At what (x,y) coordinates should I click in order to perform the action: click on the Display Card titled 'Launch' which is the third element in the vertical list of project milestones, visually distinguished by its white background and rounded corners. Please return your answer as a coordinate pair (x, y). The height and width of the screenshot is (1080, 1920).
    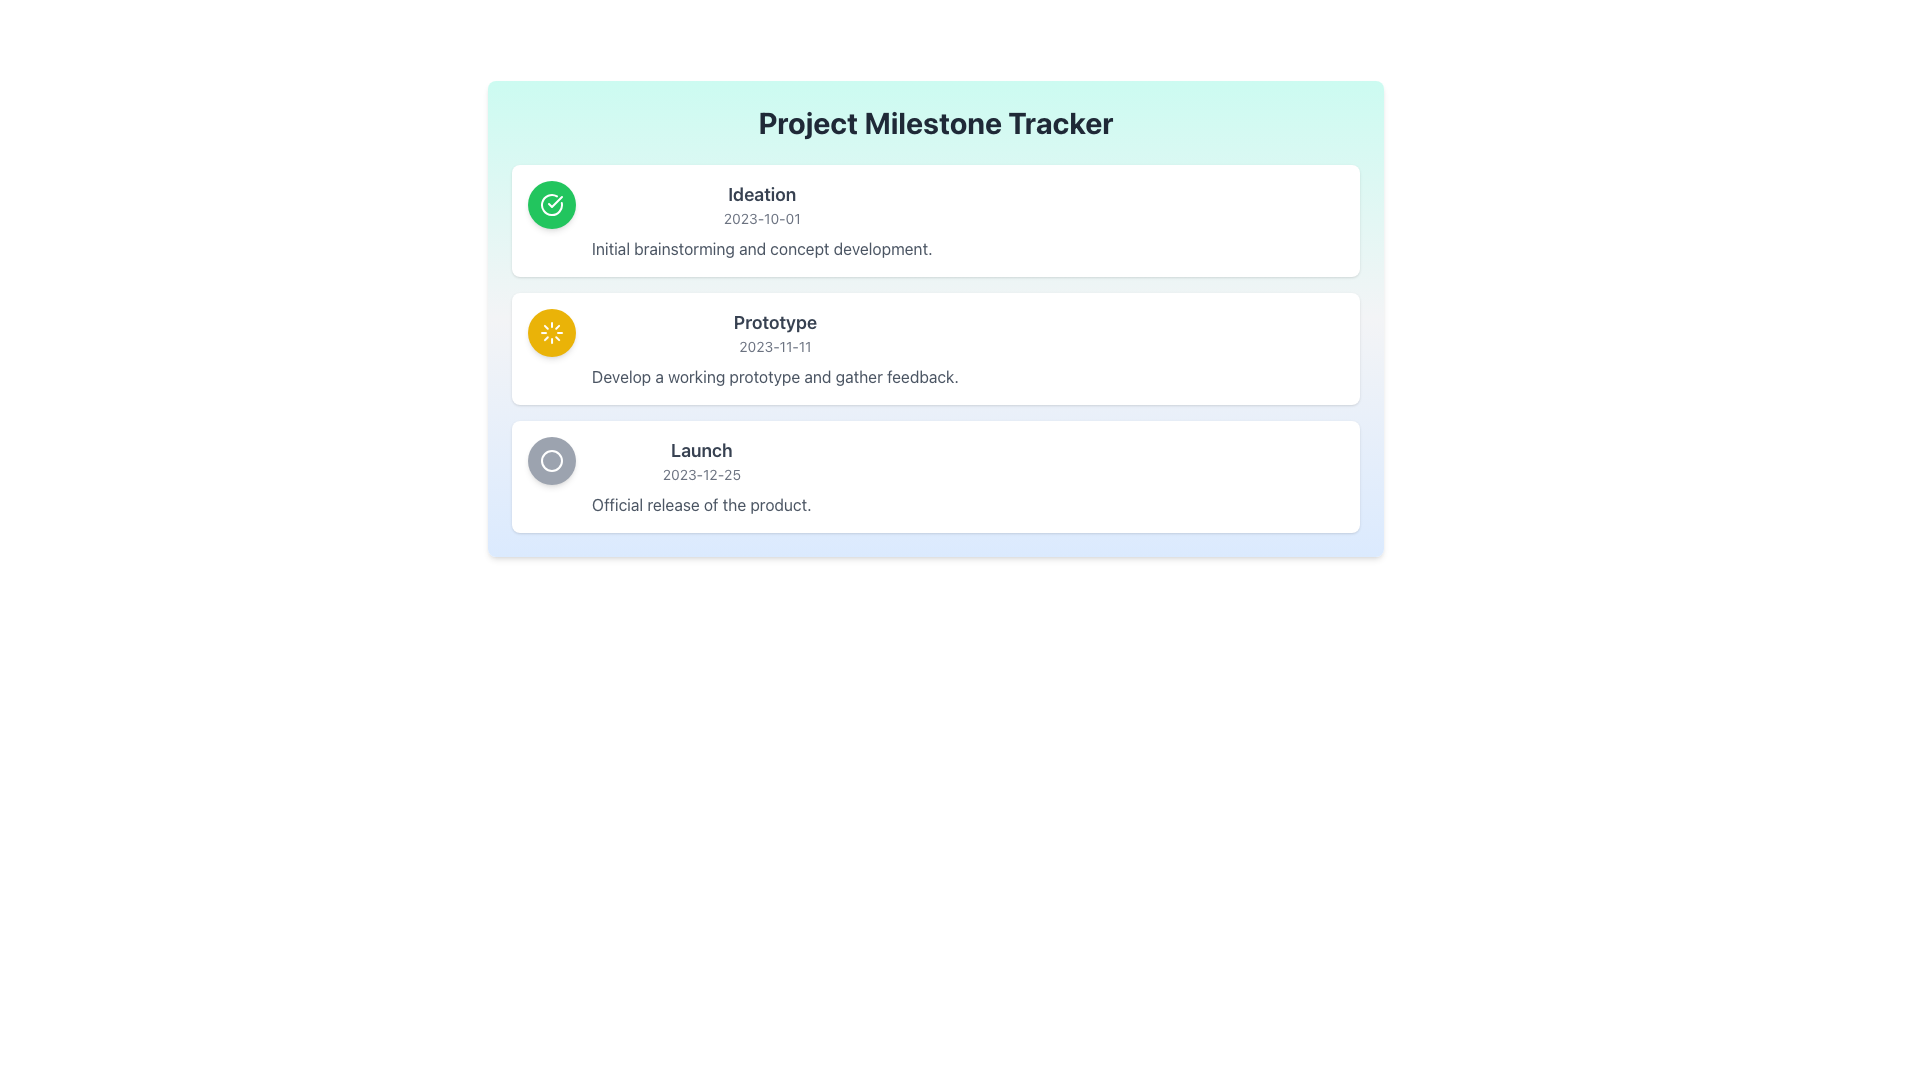
    Looking at the image, I should click on (935, 477).